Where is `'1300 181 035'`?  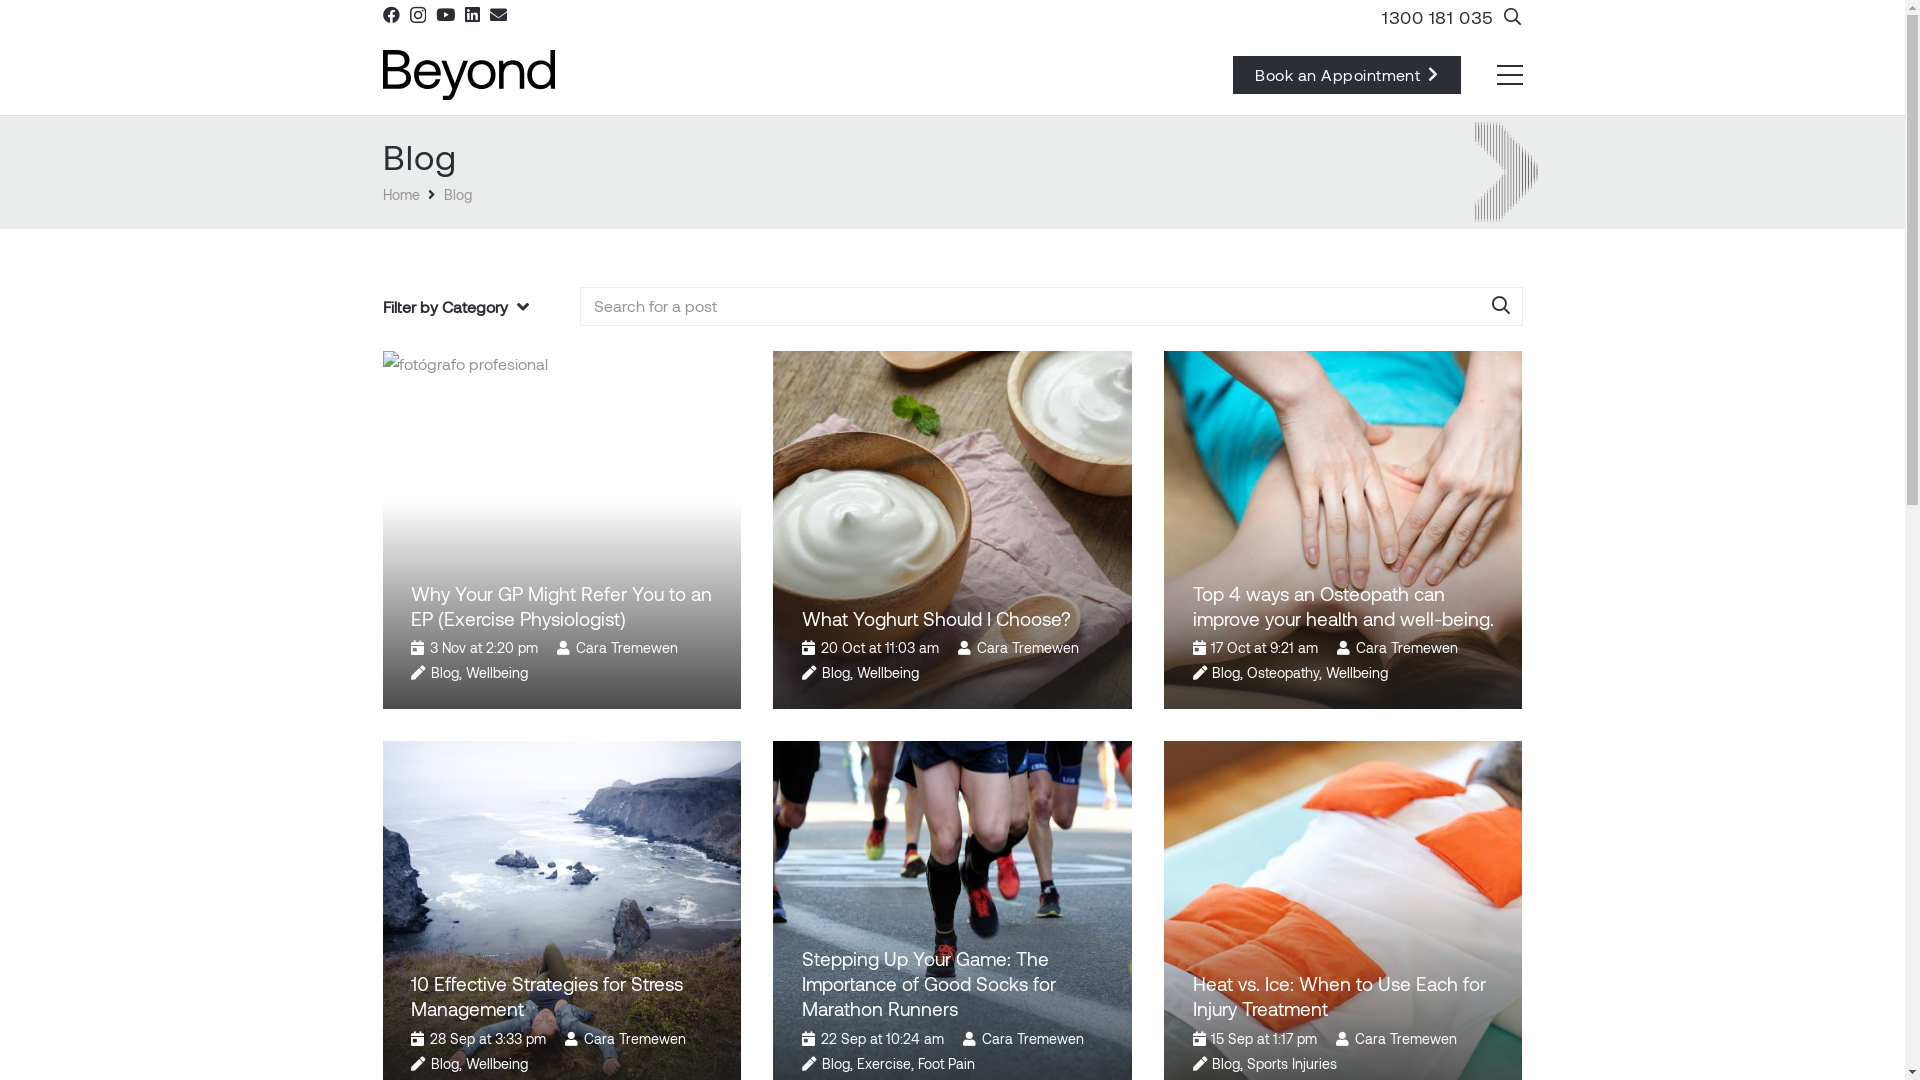 '1300 181 035' is located at coordinates (1070, 782).